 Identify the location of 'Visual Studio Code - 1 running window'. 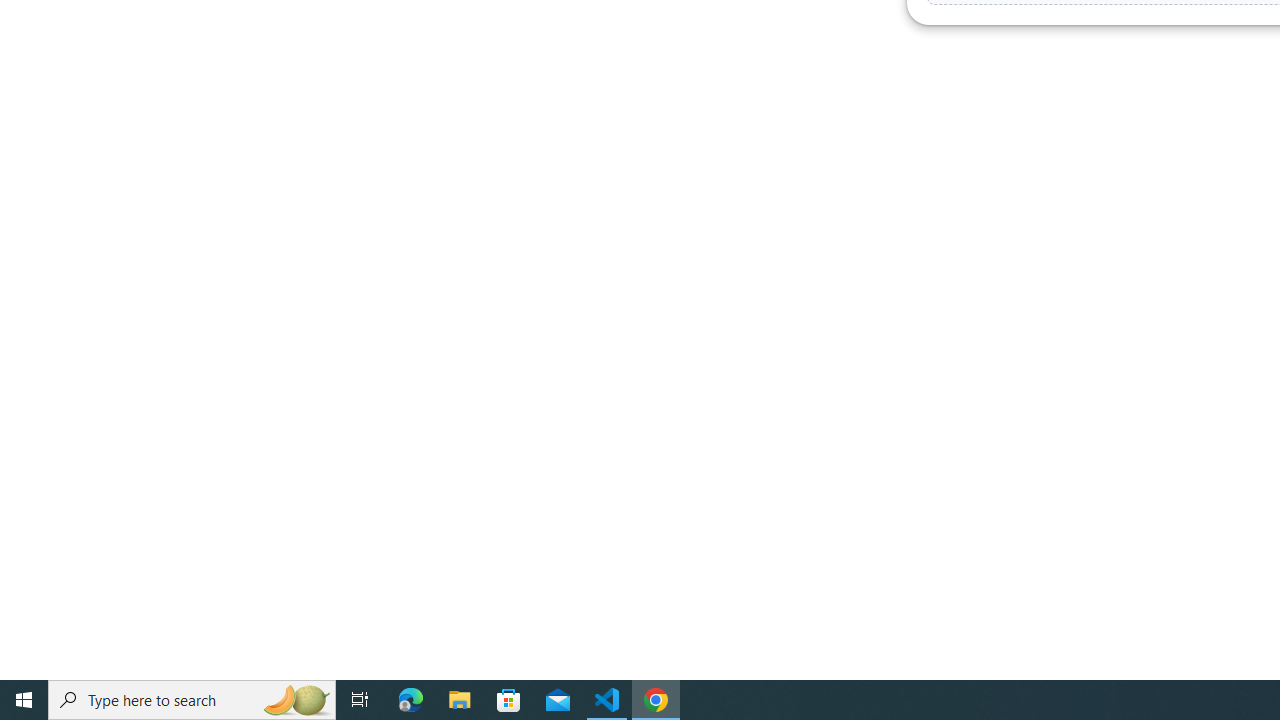
(606, 698).